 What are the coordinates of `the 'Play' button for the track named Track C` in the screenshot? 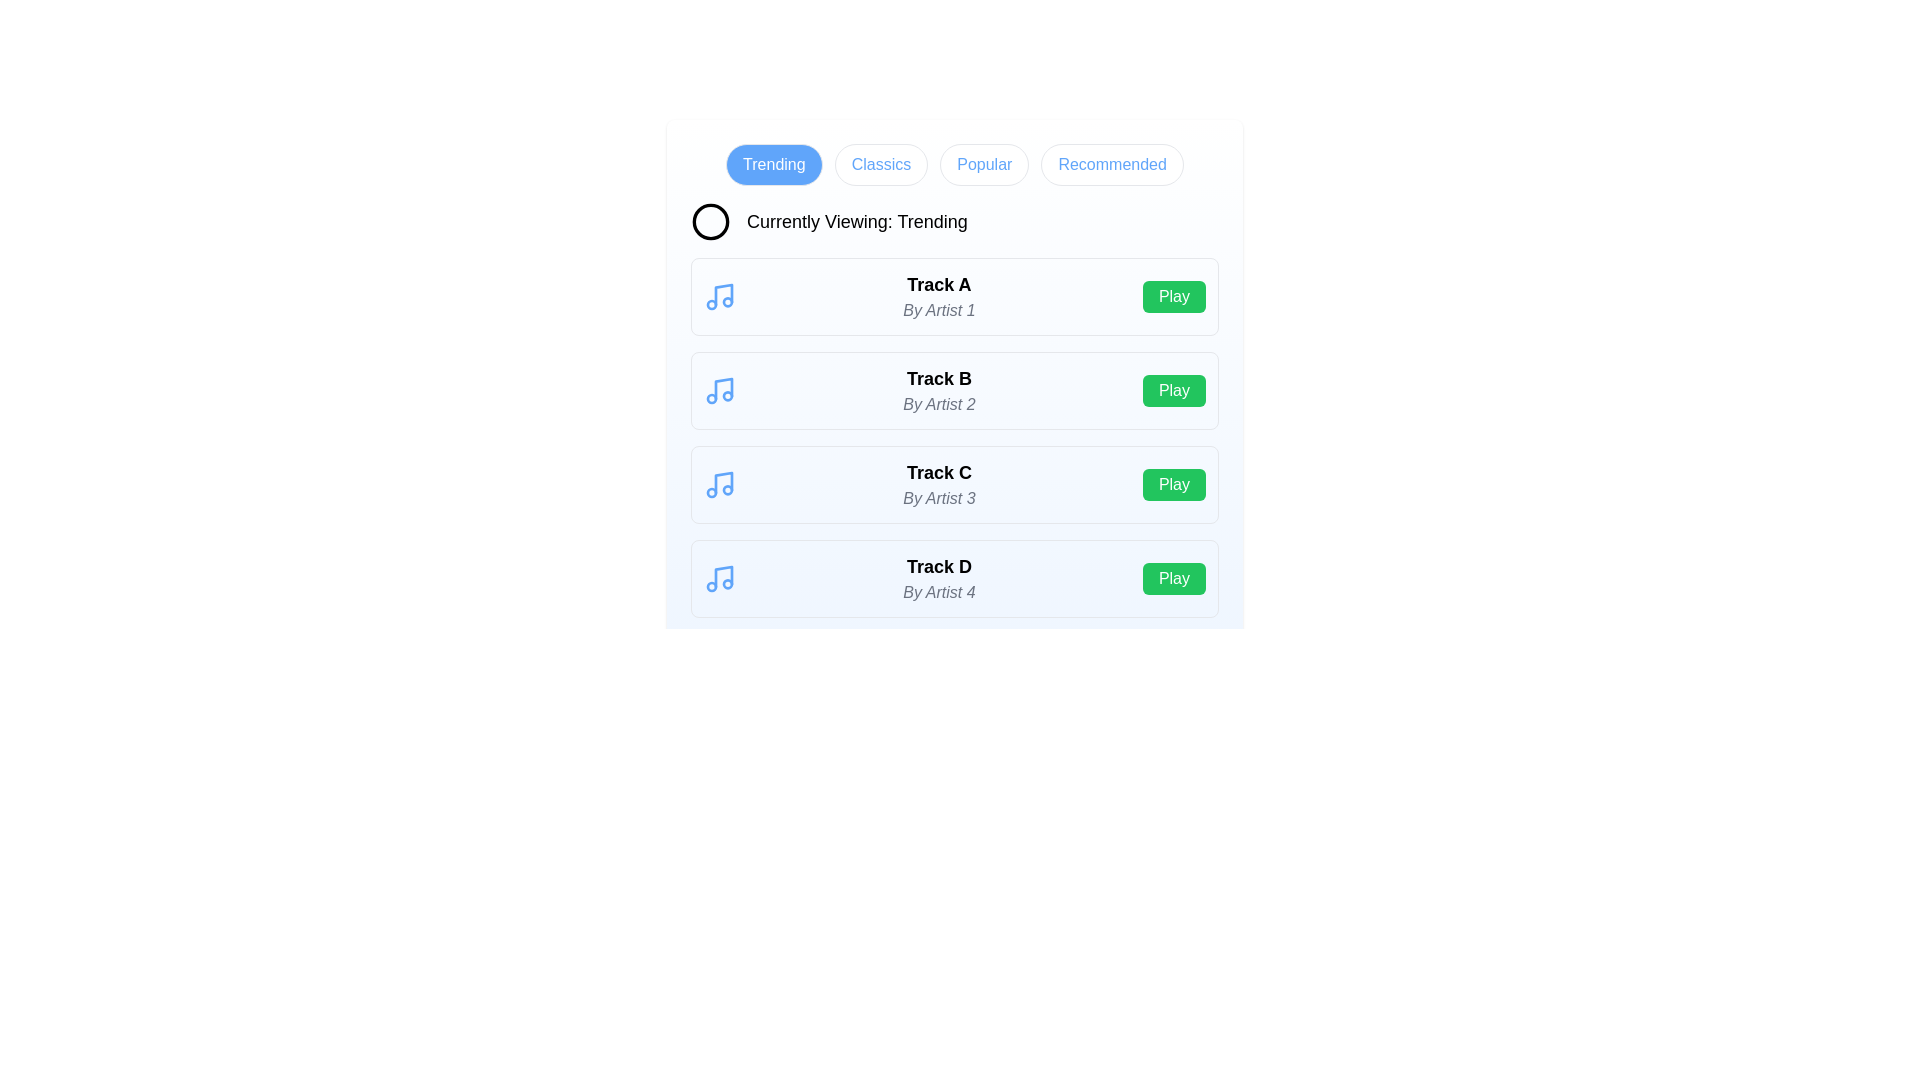 It's located at (1174, 485).